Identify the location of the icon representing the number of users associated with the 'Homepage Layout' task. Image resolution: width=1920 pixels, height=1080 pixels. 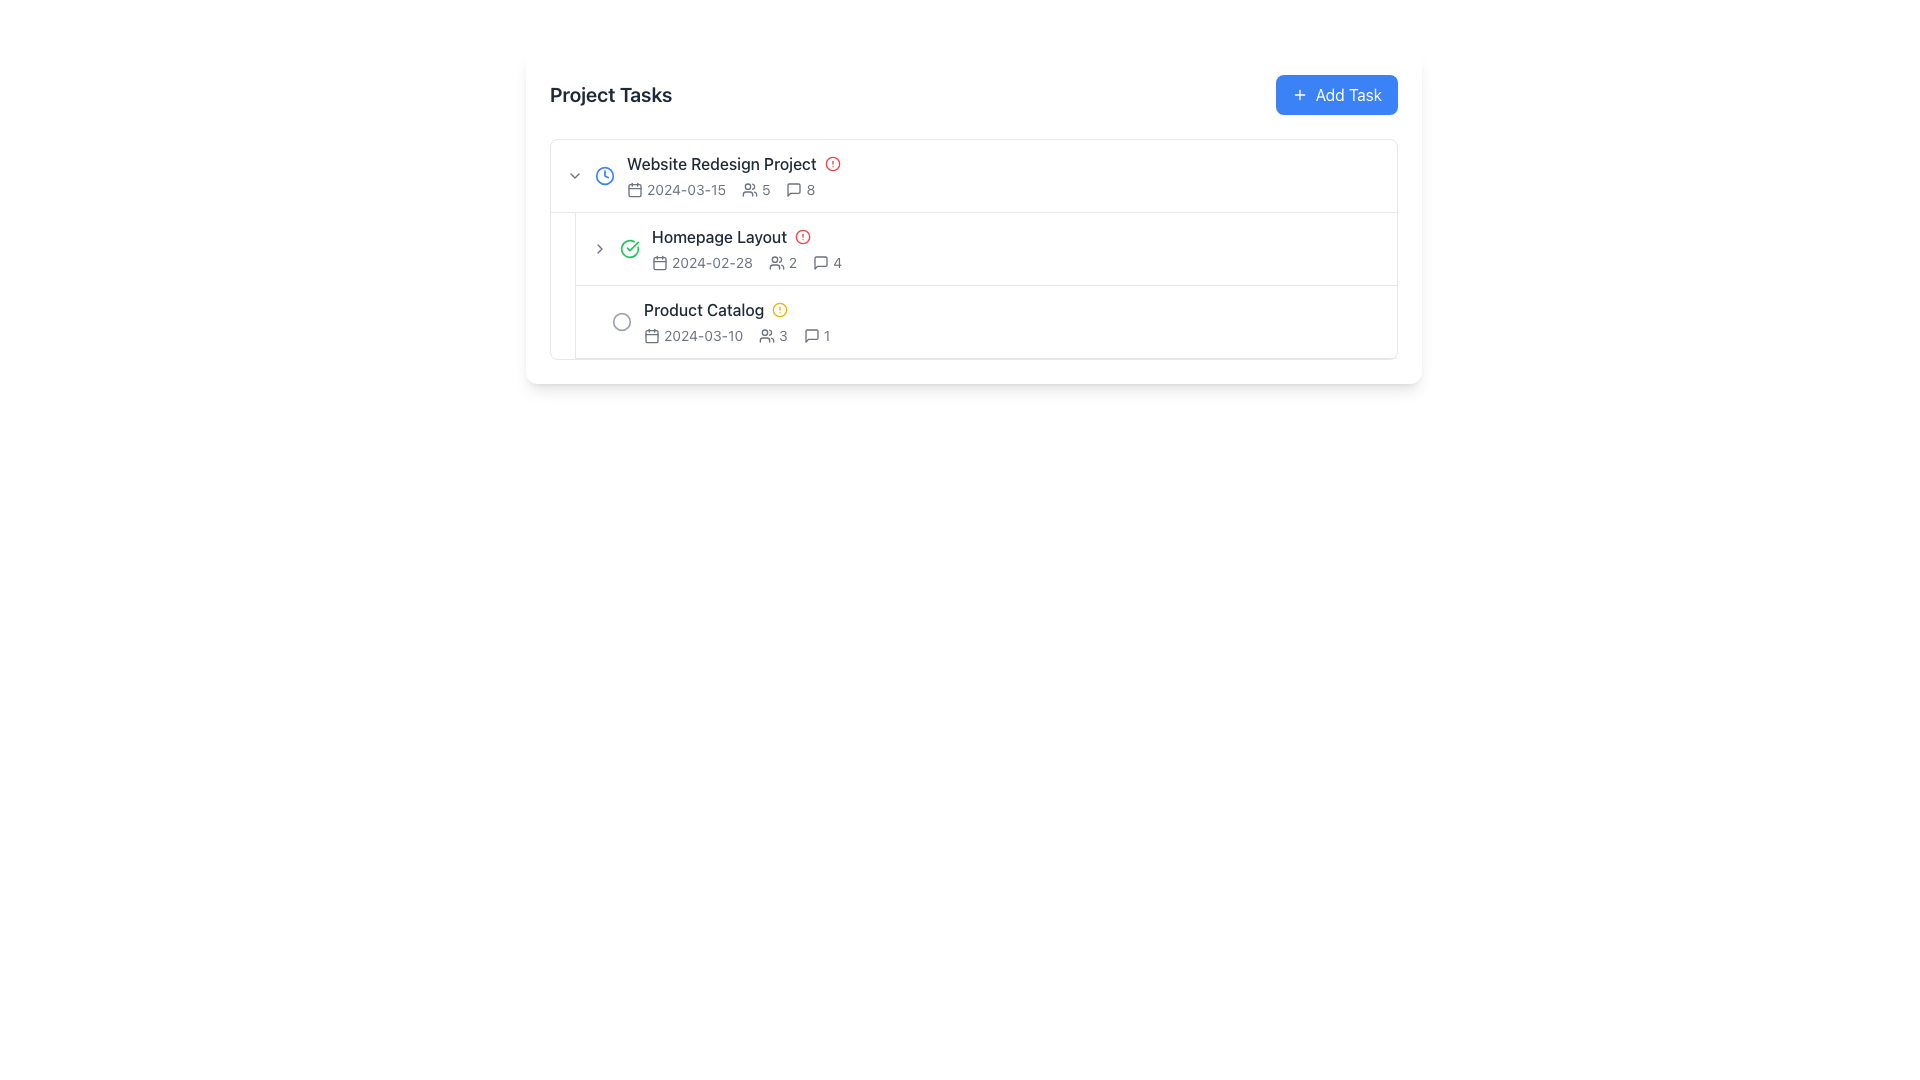
(775, 261).